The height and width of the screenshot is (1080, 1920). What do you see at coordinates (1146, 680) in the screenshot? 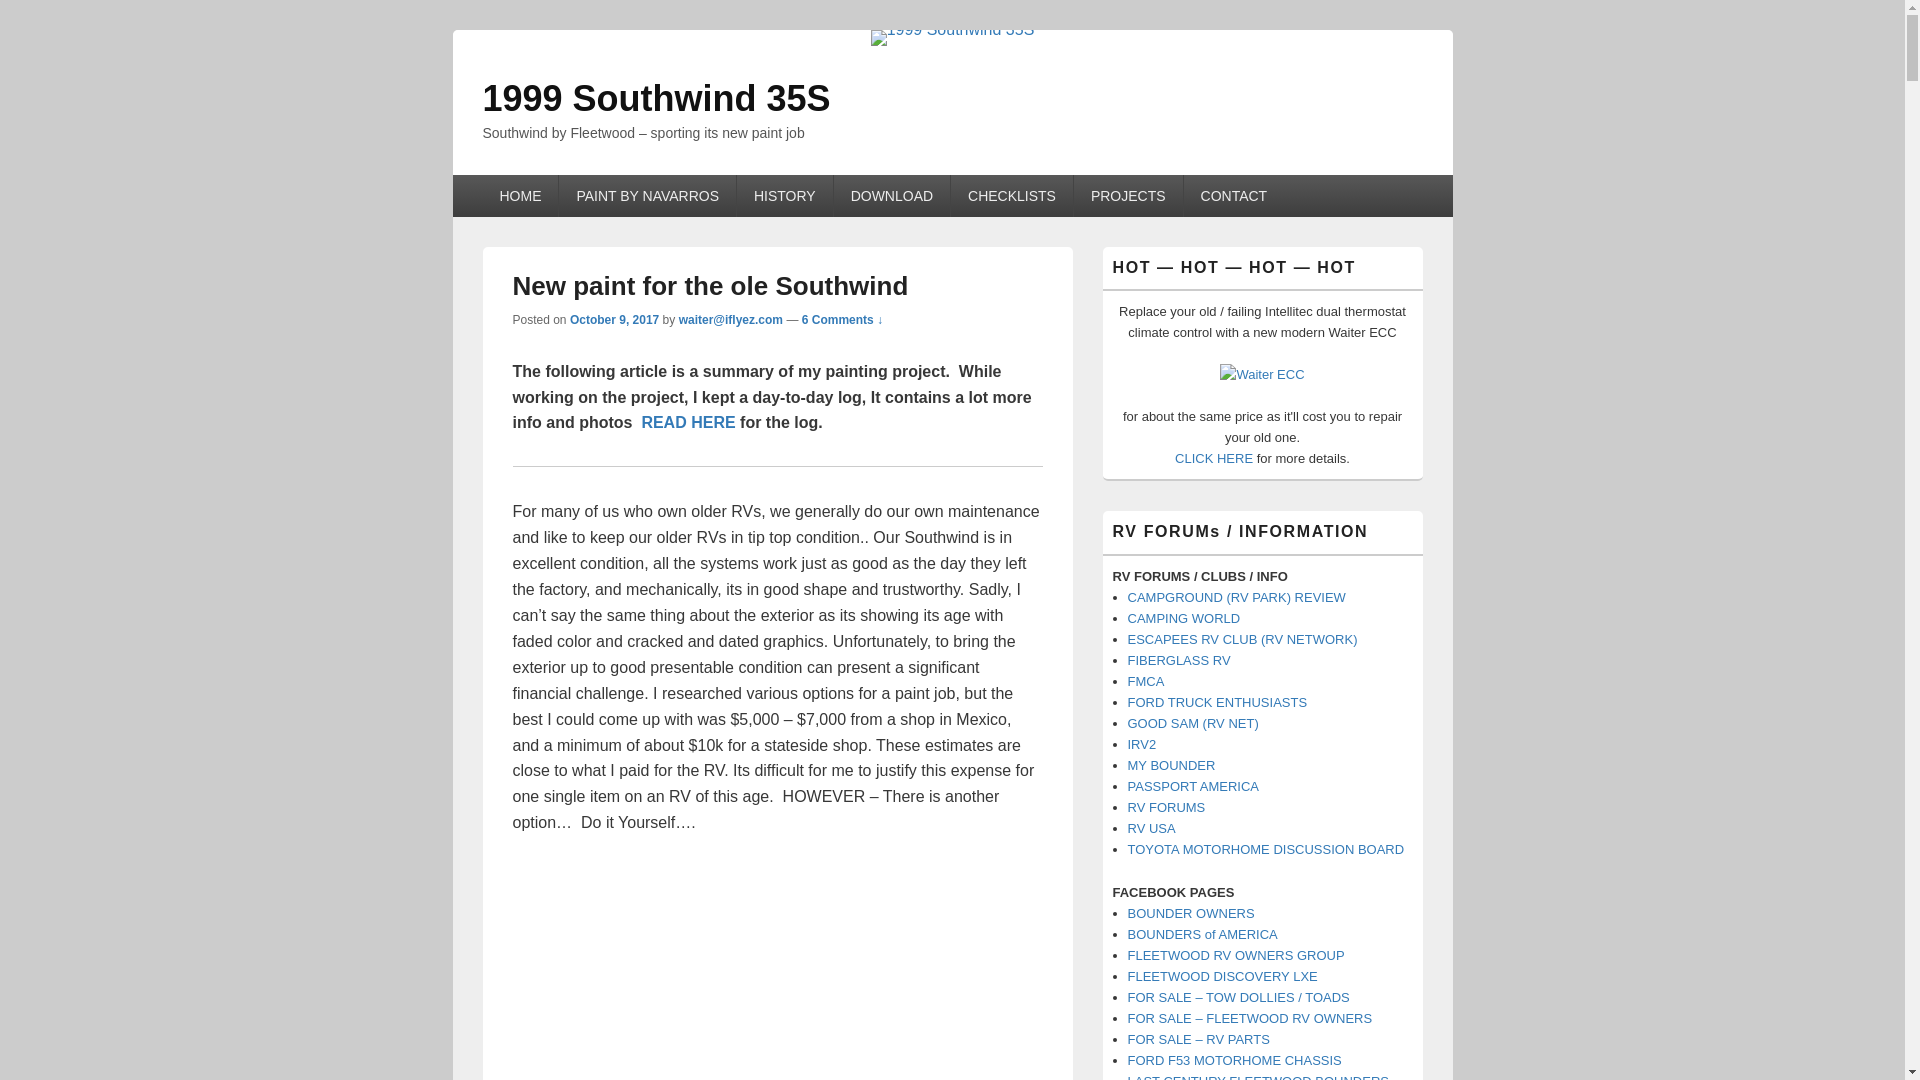
I see `'FMCA'` at bounding box center [1146, 680].